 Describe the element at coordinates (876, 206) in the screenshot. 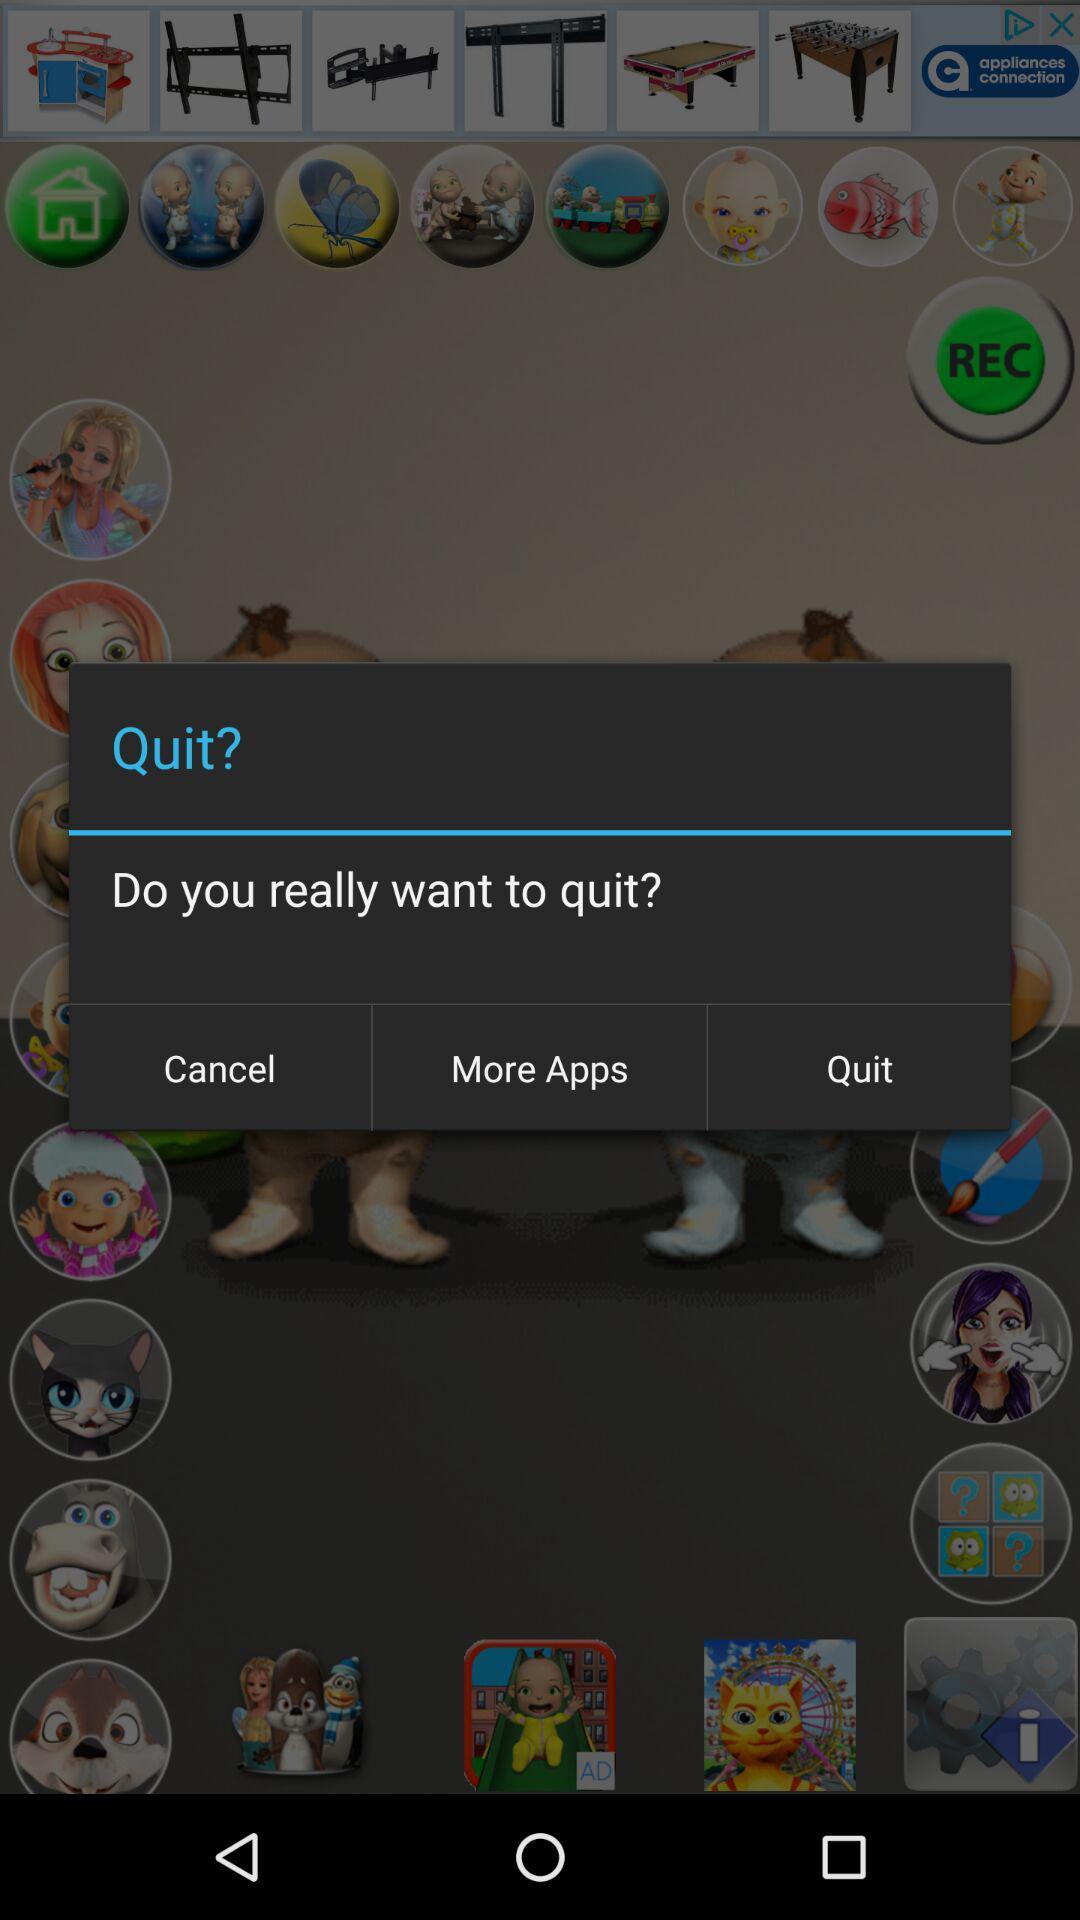

I see `choose a character` at that location.